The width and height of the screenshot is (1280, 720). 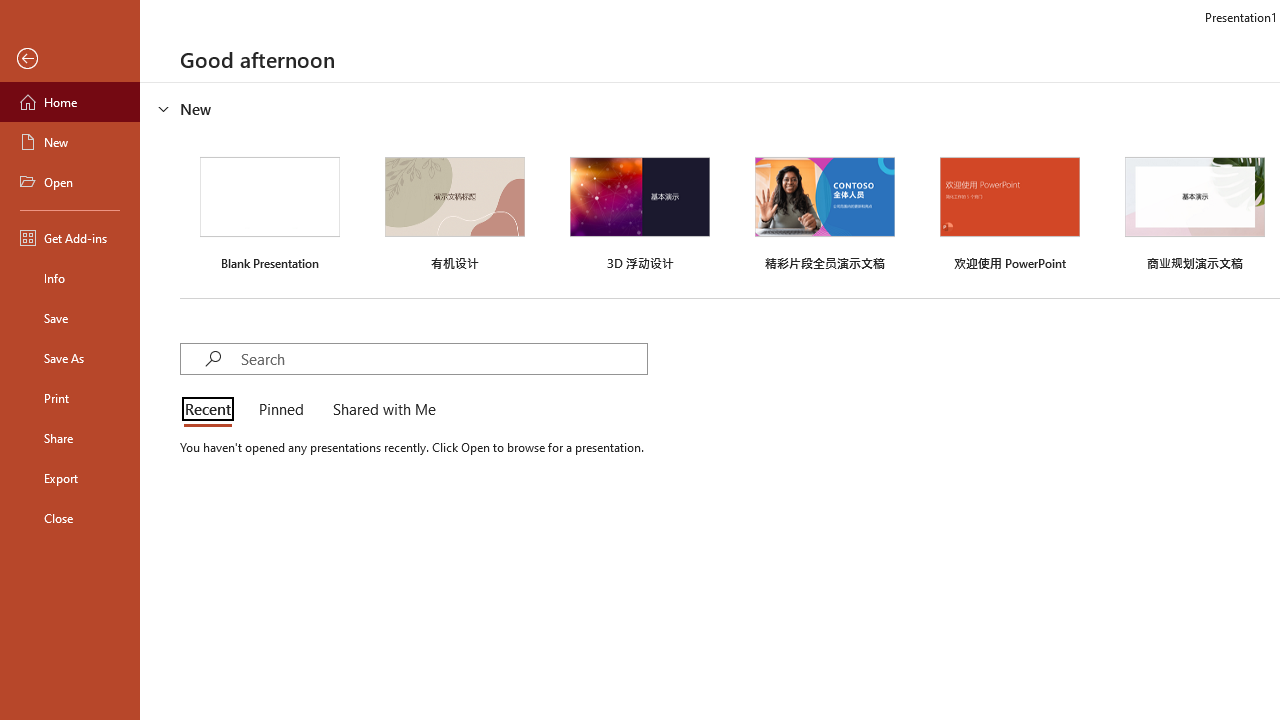 What do you see at coordinates (279, 410) in the screenshot?
I see `'Pinned'` at bounding box center [279, 410].